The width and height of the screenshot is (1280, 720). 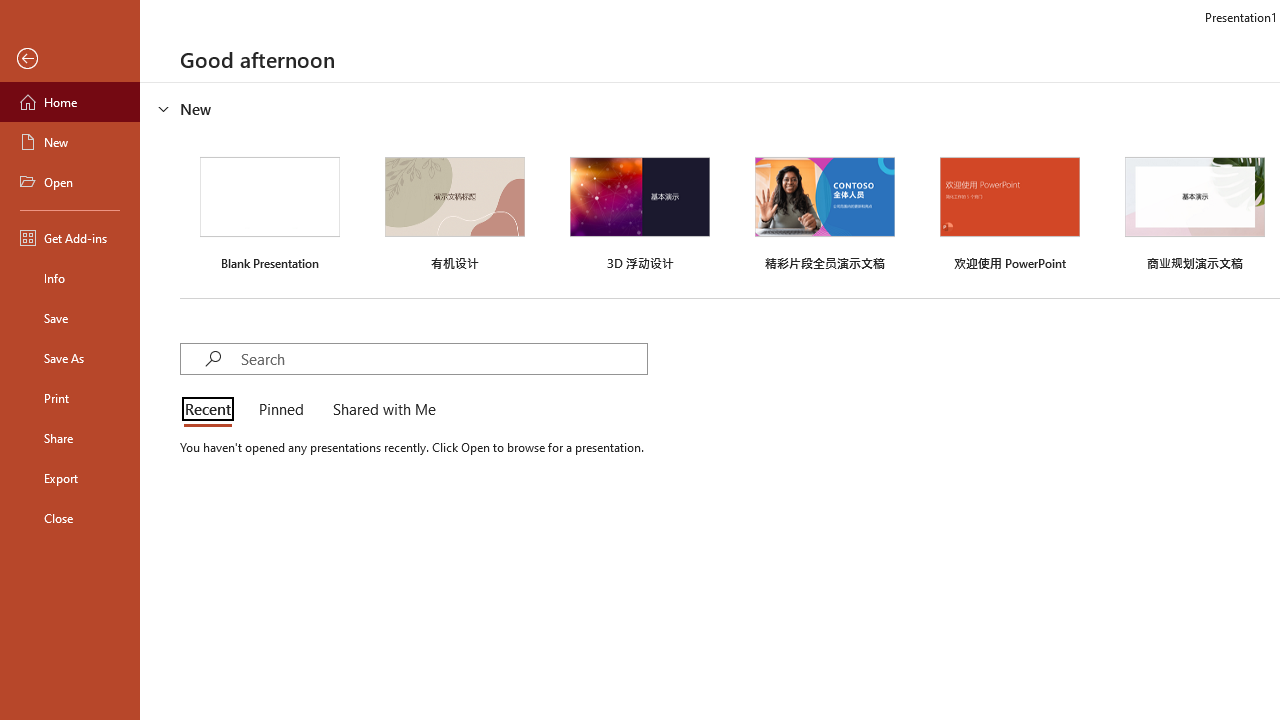 What do you see at coordinates (279, 410) in the screenshot?
I see `'Pinned'` at bounding box center [279, 410].